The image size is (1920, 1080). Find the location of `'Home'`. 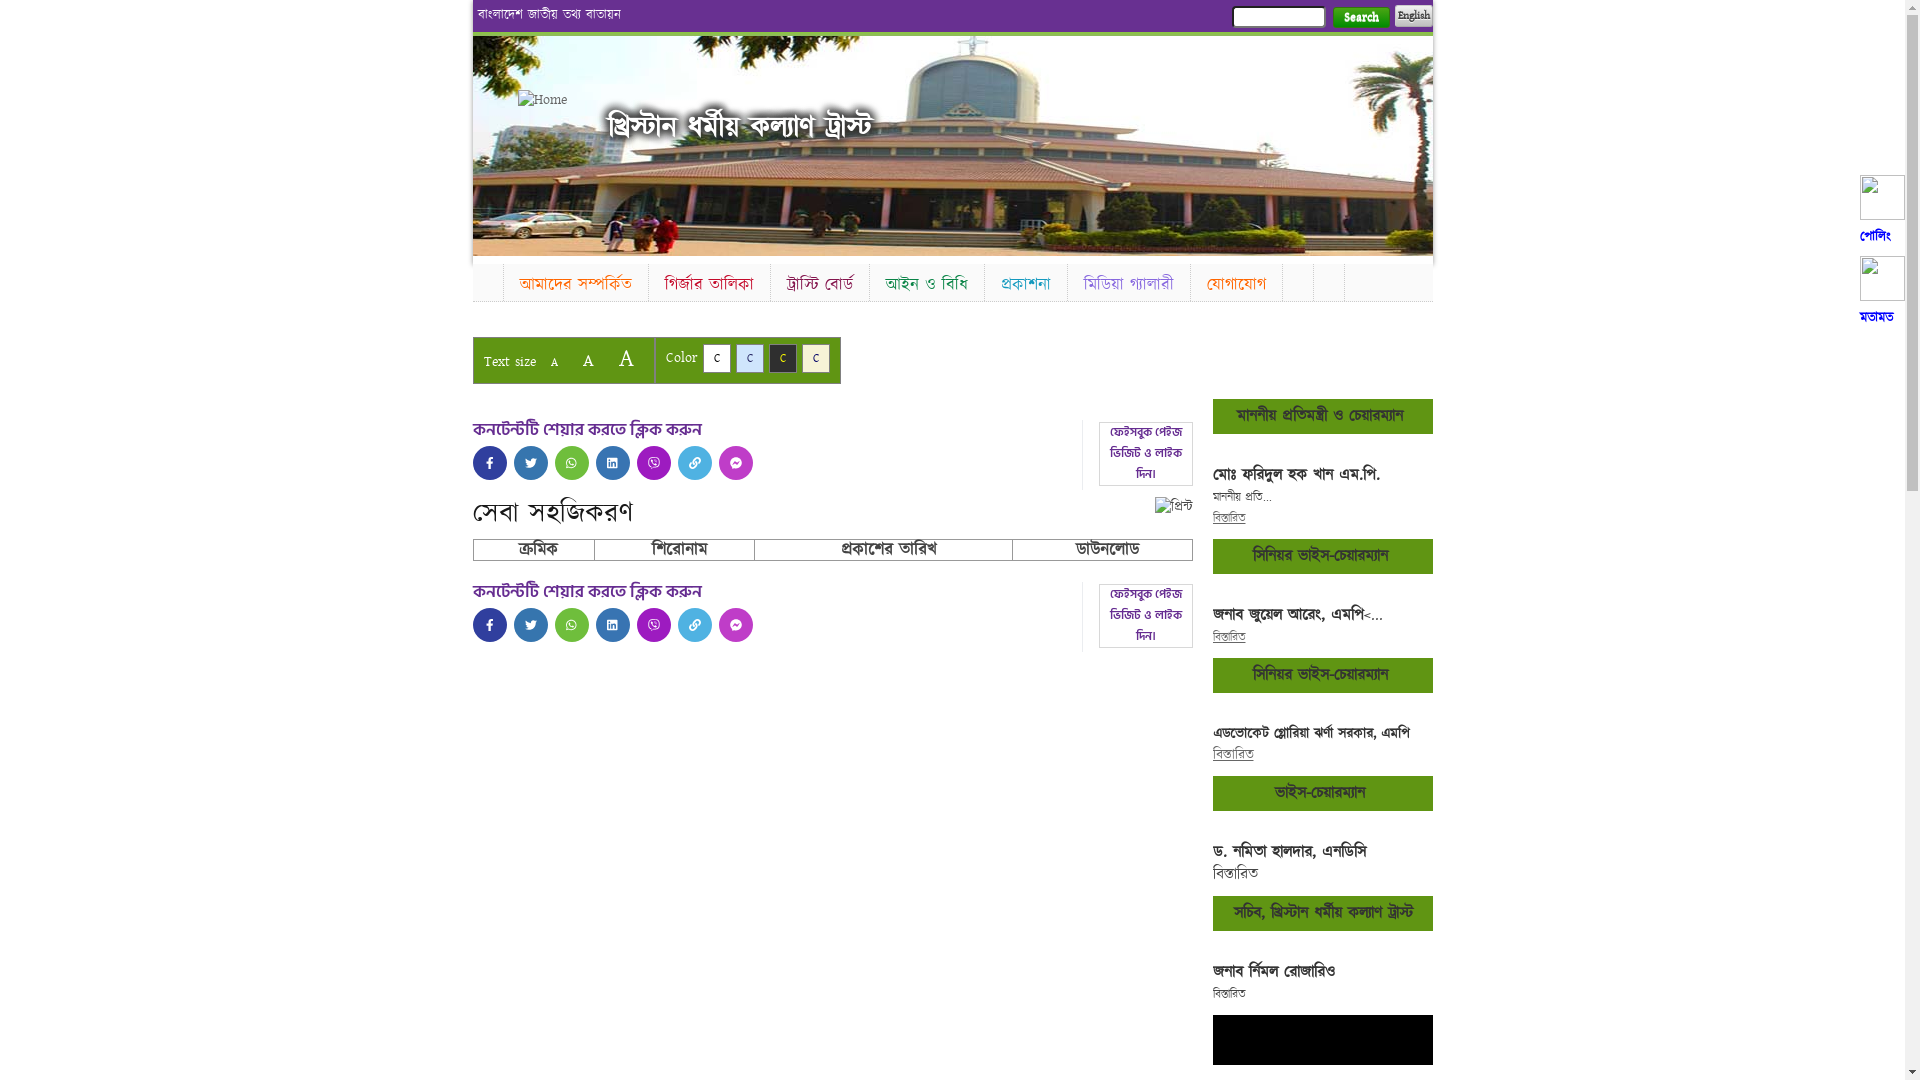

'Home' is located at coordinates (486, 280).